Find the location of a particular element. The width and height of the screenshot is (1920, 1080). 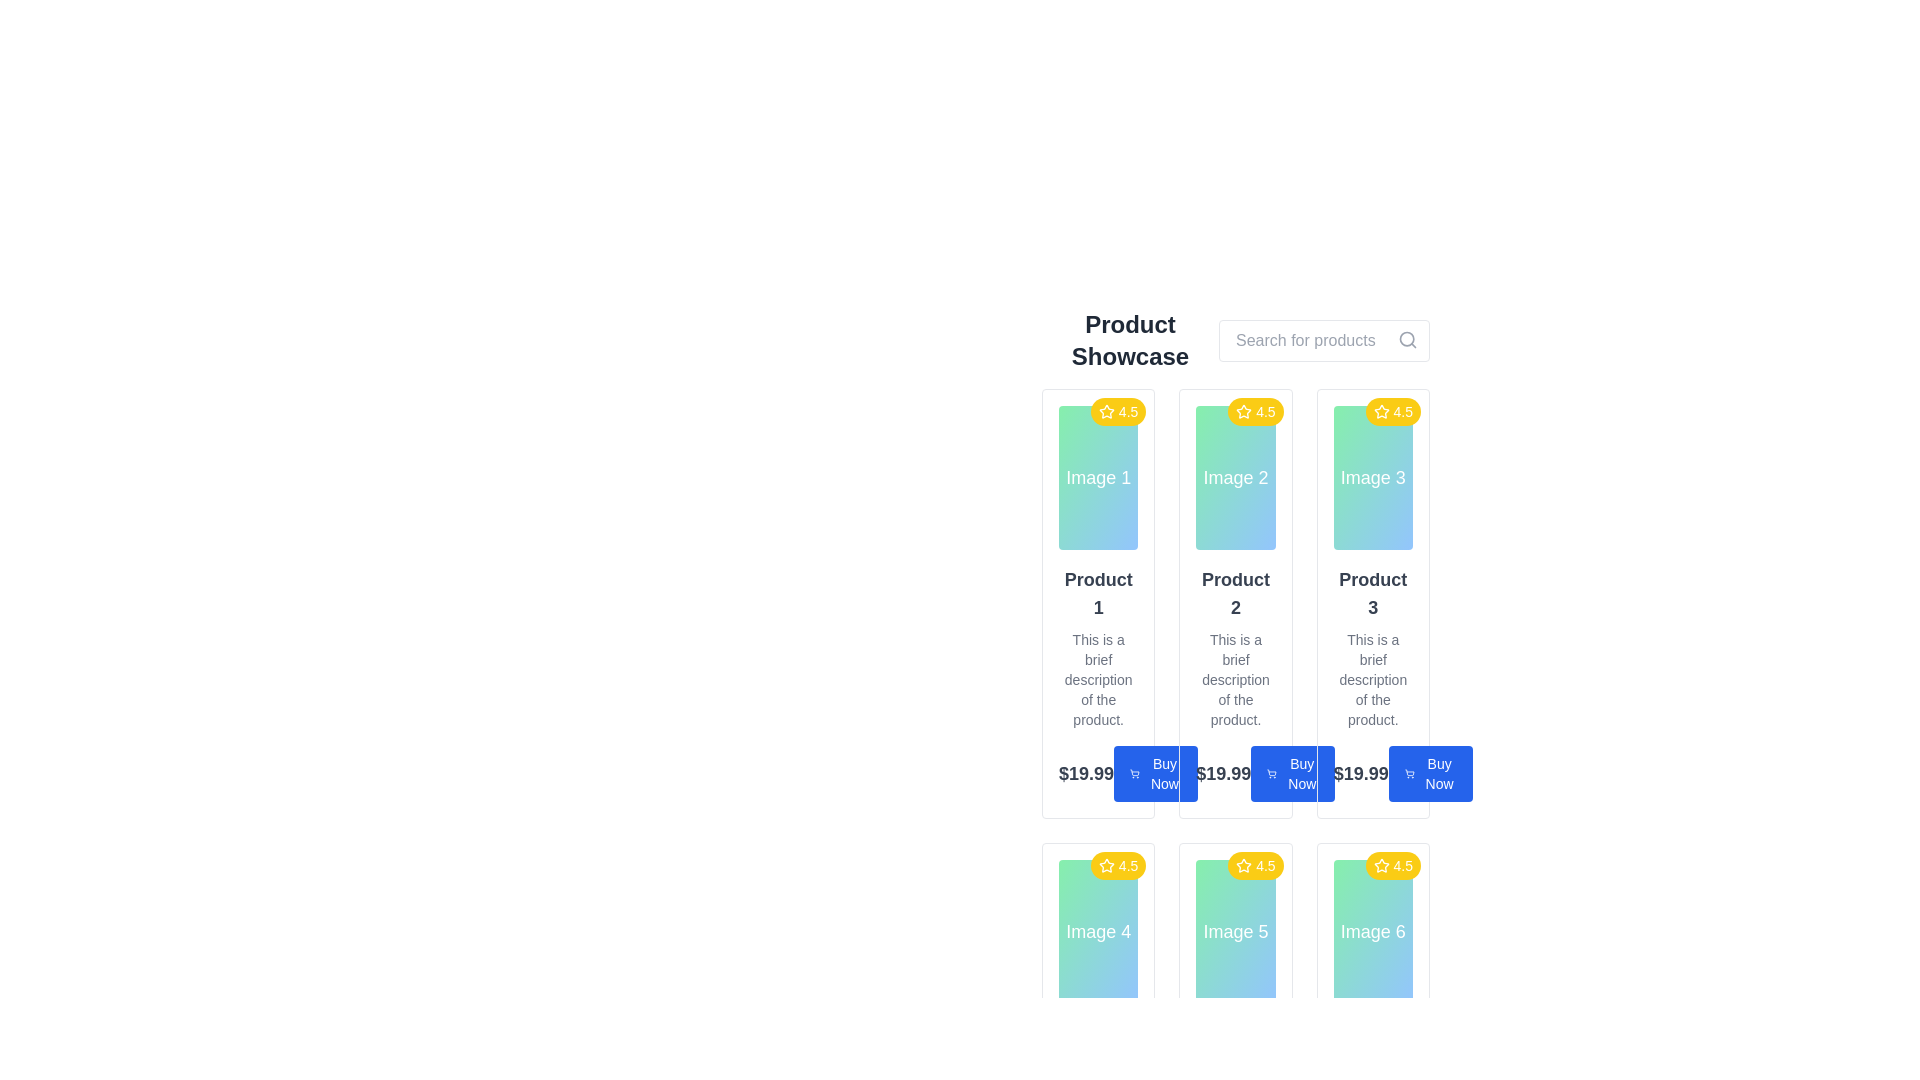

the text label displaying '$19.99', which is bold and large, located in the bottom section of the card for 'Product 3', to the left of the 'Buy Now' button is located at coordinates (1360, 773).